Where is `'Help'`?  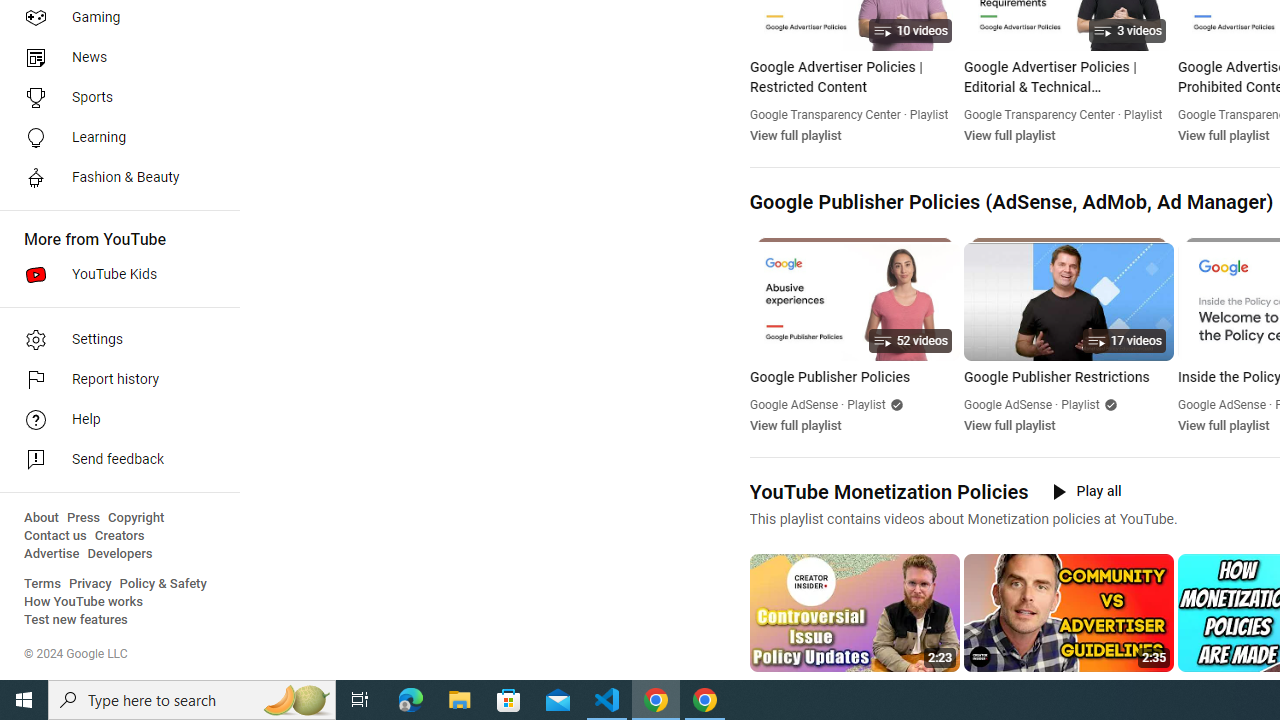 'Help' is located at coordinates (112, 419).